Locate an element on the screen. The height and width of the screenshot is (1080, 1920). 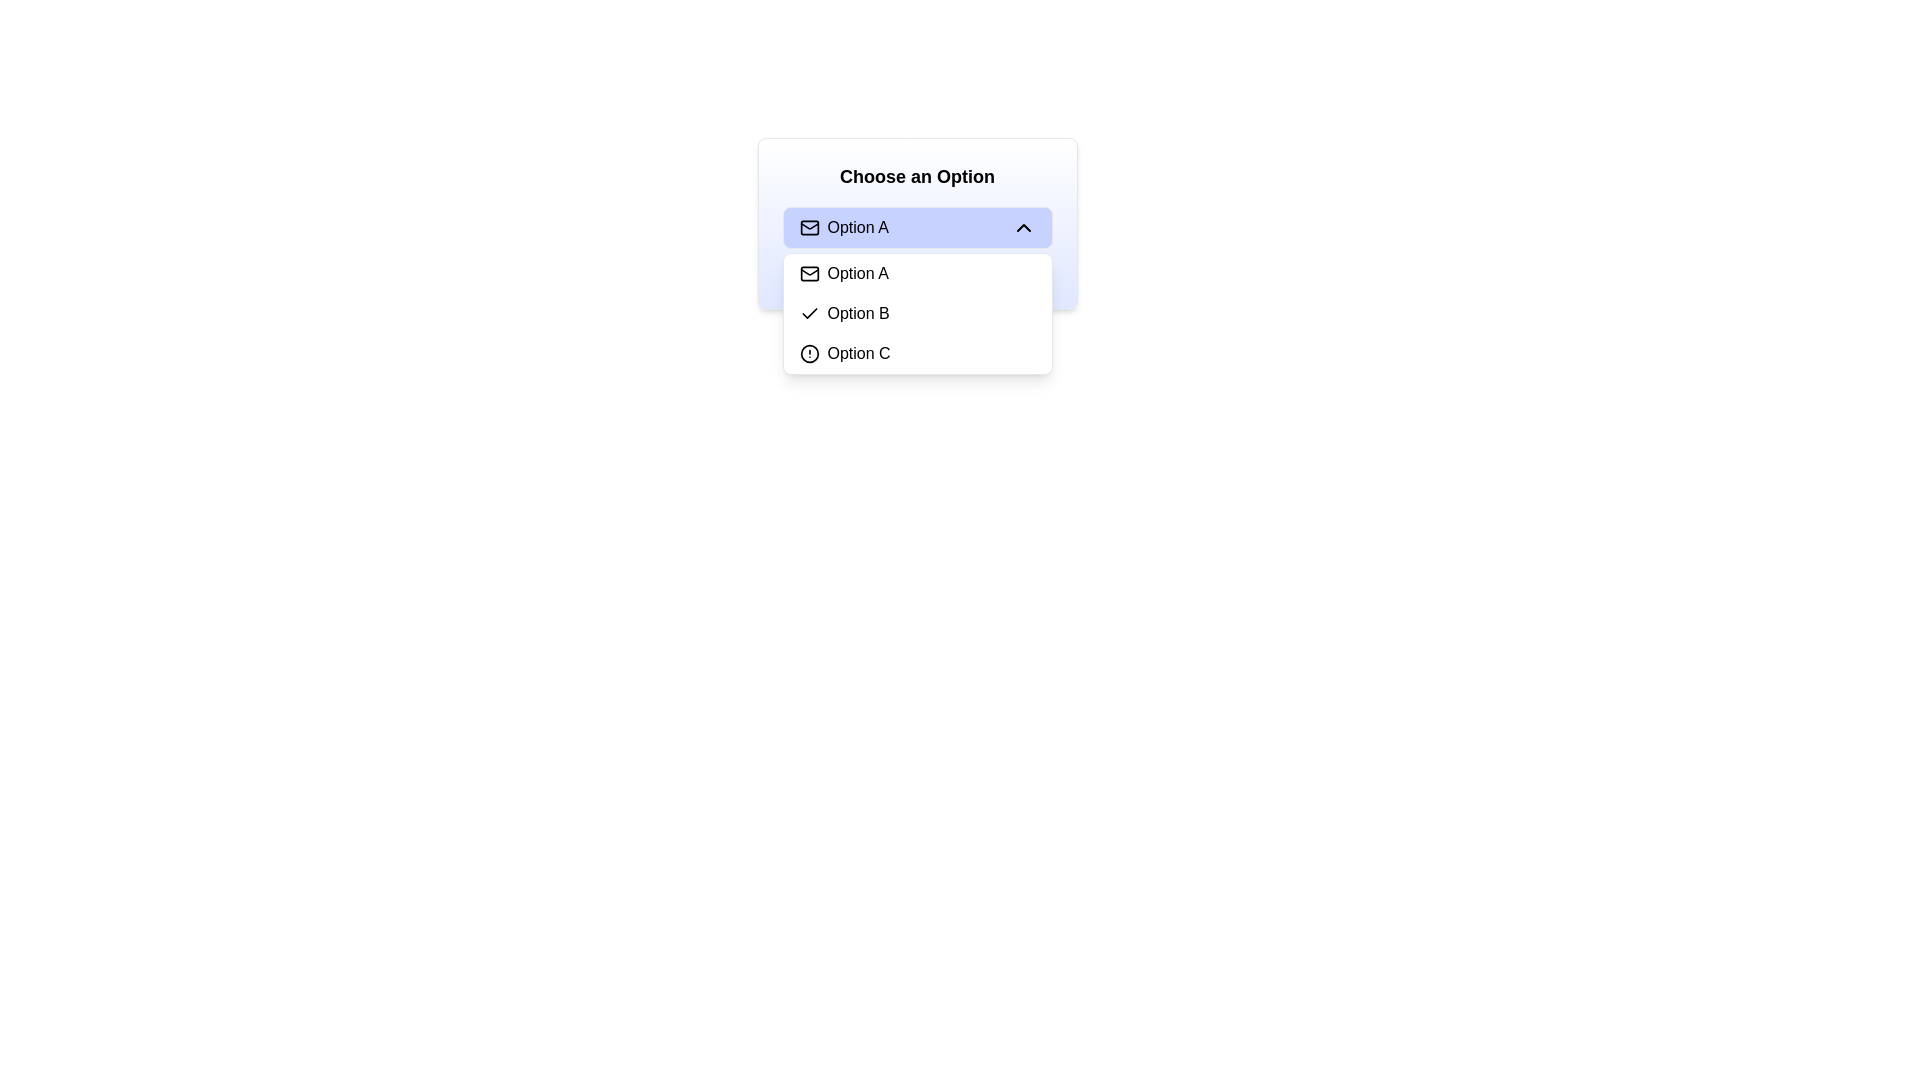
the text 'Option A' within the light indigo dropdown button is located at coordinates (844, 226).